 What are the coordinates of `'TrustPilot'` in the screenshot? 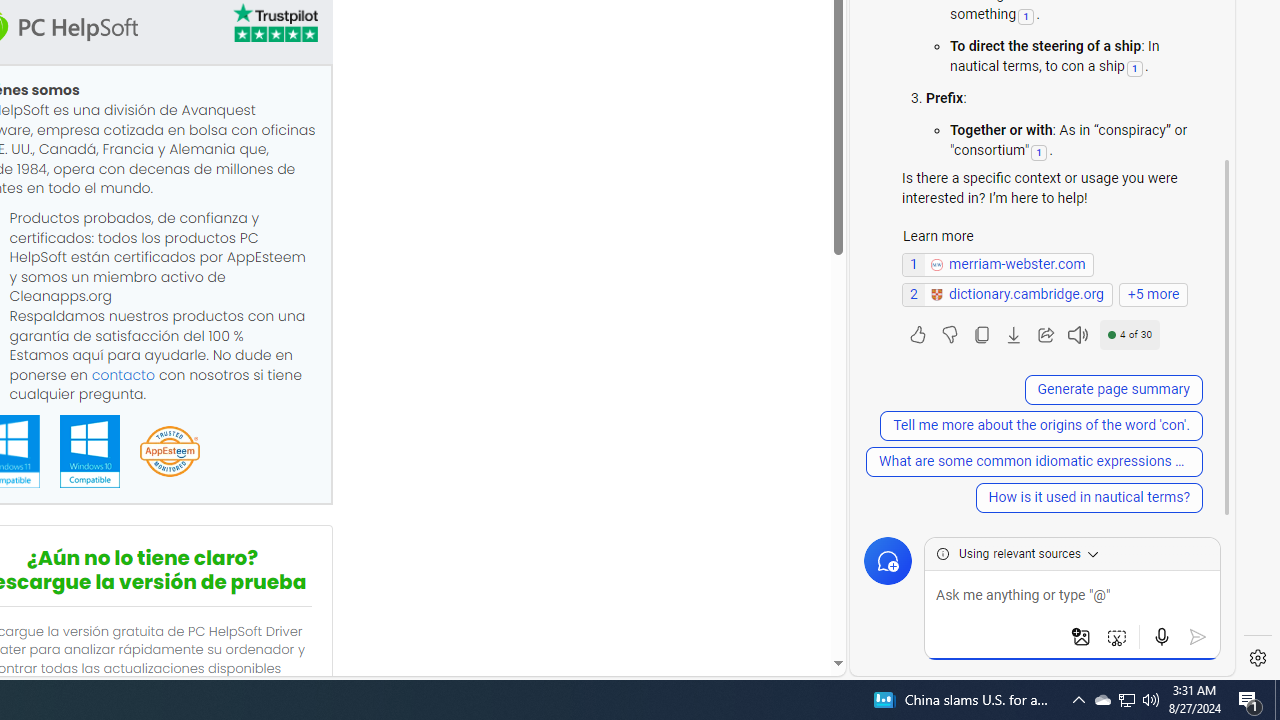 It's located at (273, 26).